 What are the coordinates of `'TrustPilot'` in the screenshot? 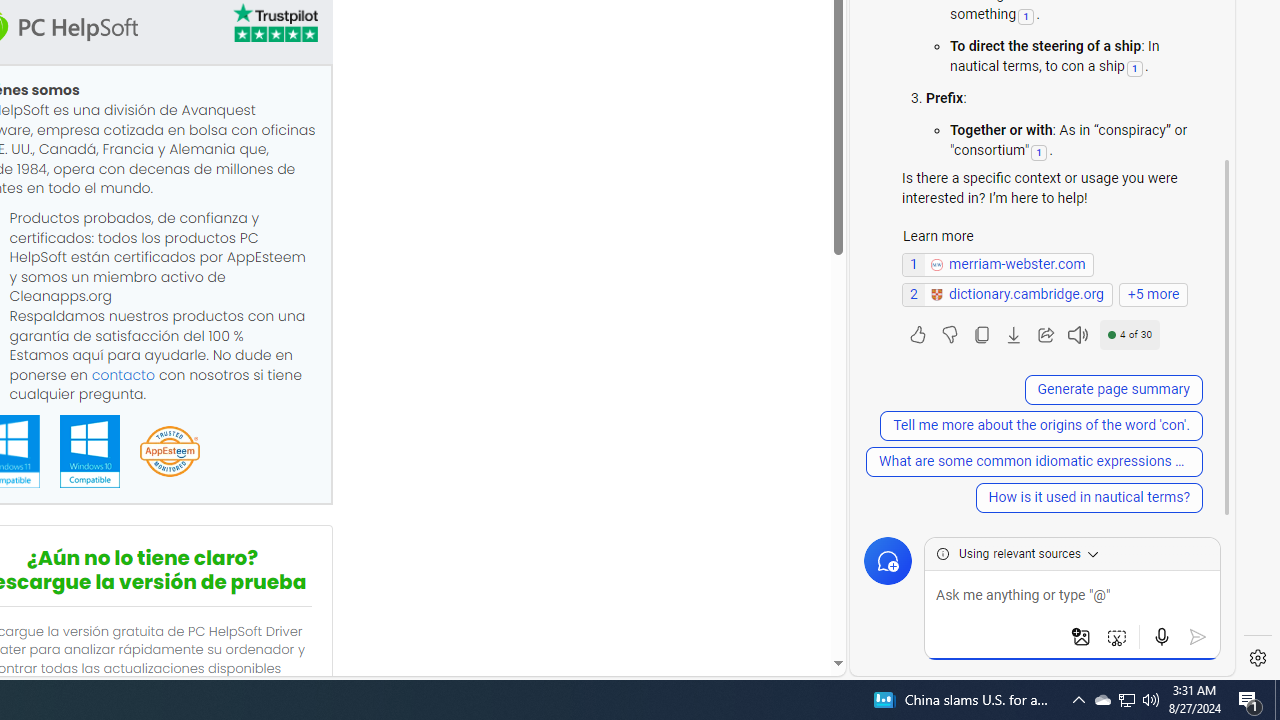 It's located at (273, 26).